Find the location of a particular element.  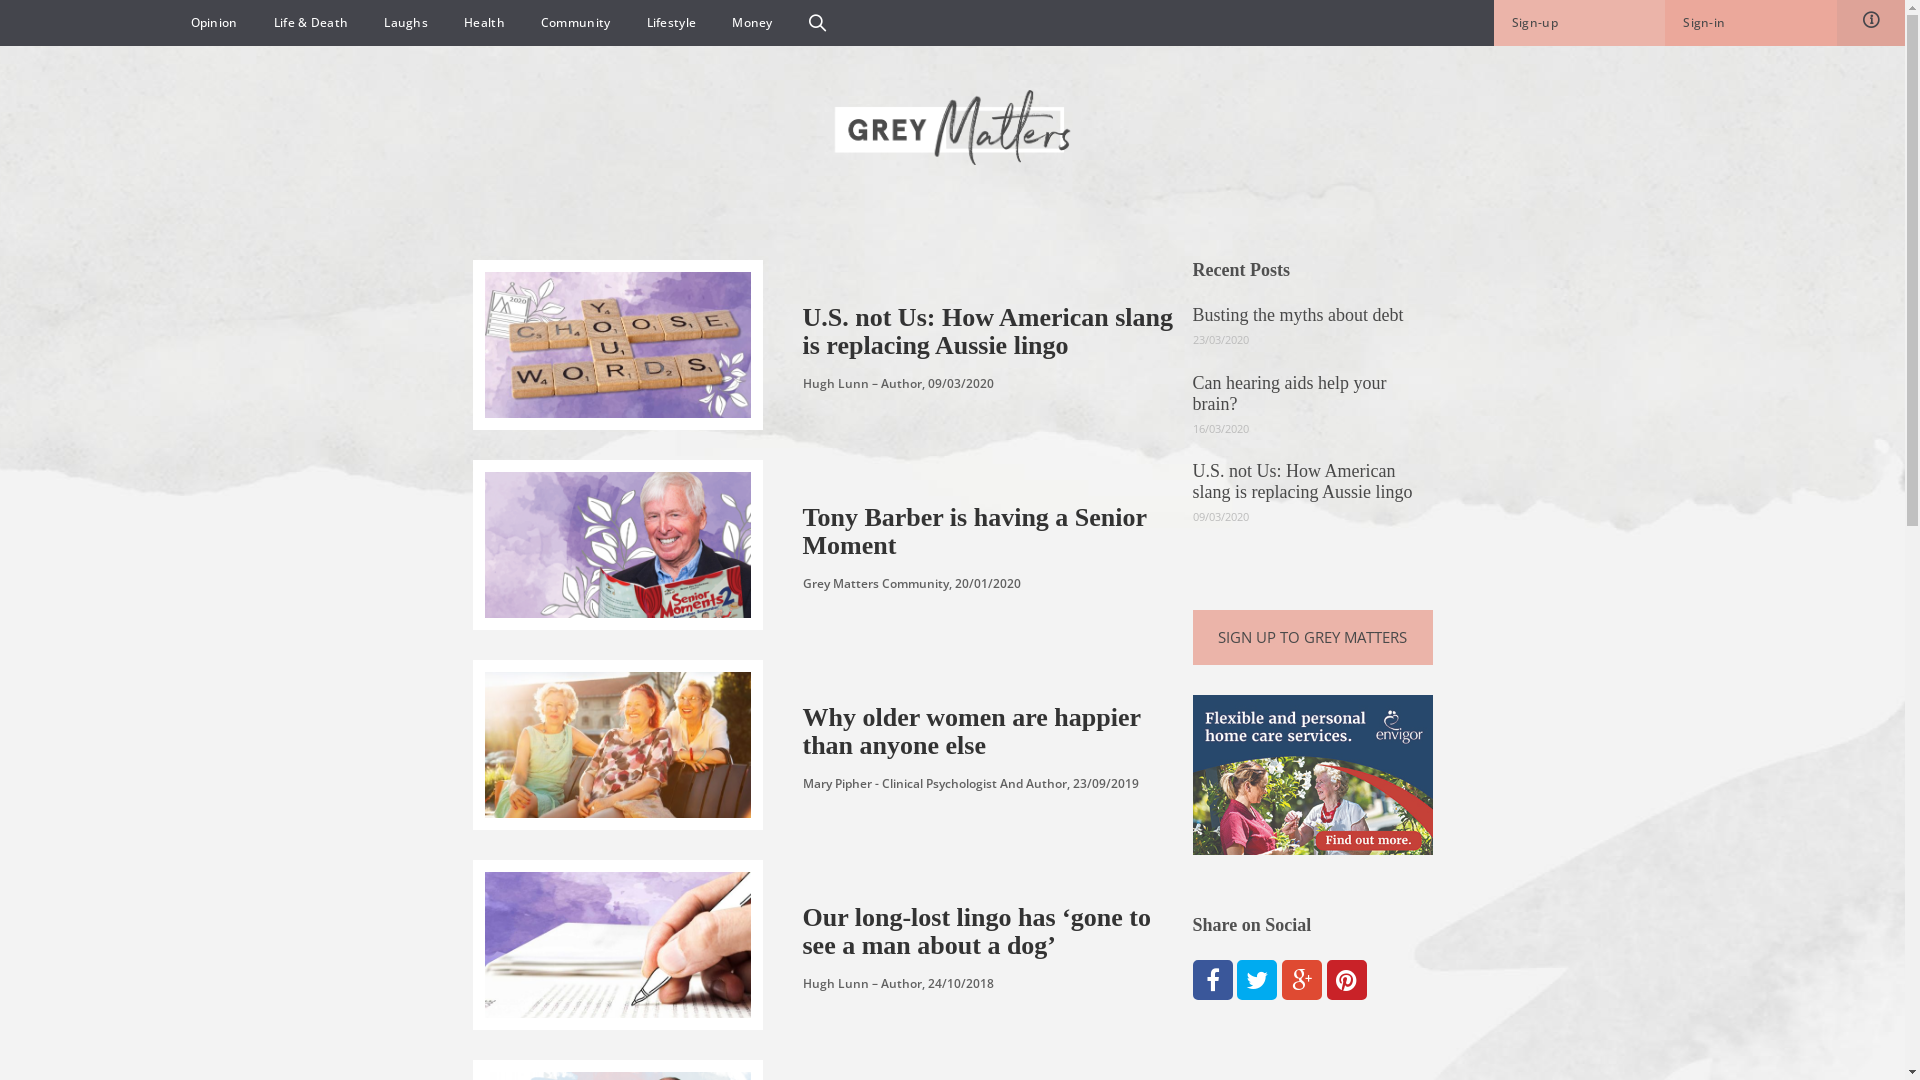

'Lifestyle' is located at coordinates (672, 23).